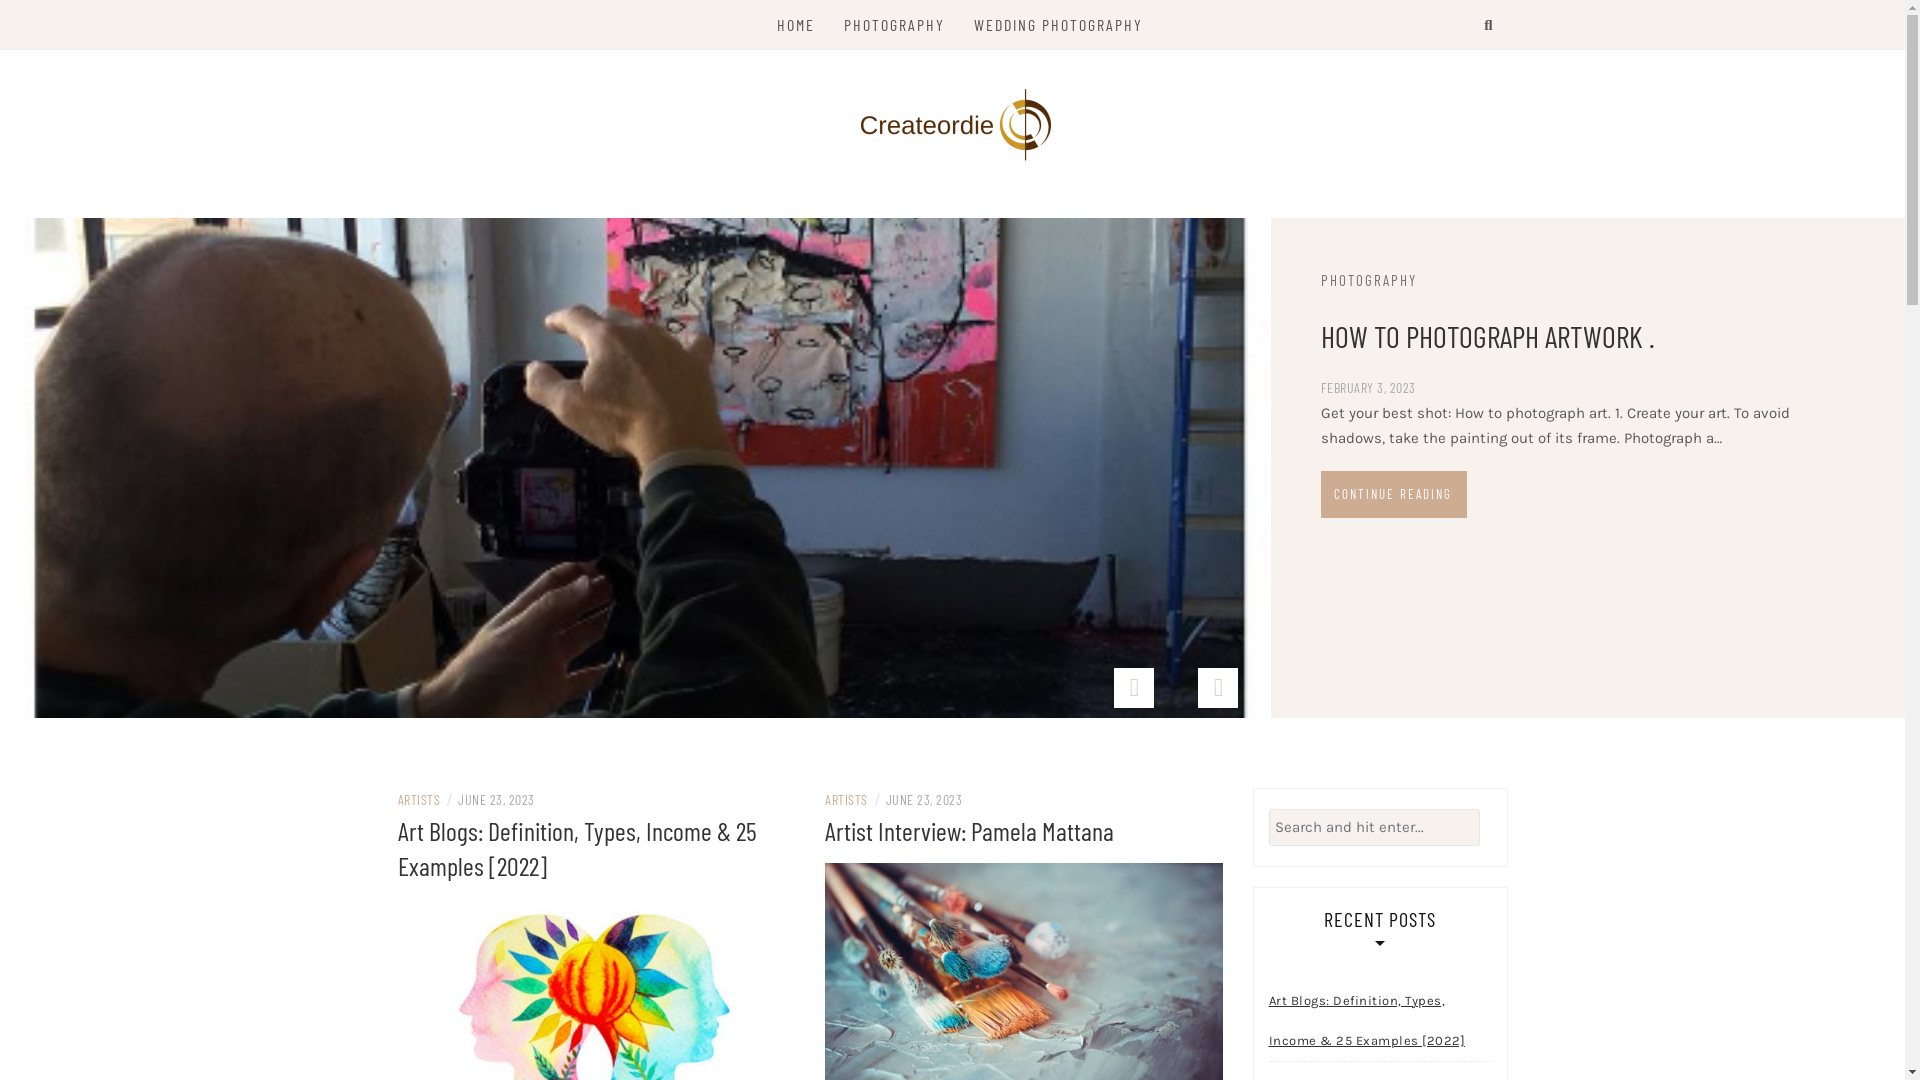 The height and width of the screenshot is (1080, 1920). What do you see at coordinates (418, 798) in the screenshot?
I see `'ARTISTS'` at bounding box center [418, 798].